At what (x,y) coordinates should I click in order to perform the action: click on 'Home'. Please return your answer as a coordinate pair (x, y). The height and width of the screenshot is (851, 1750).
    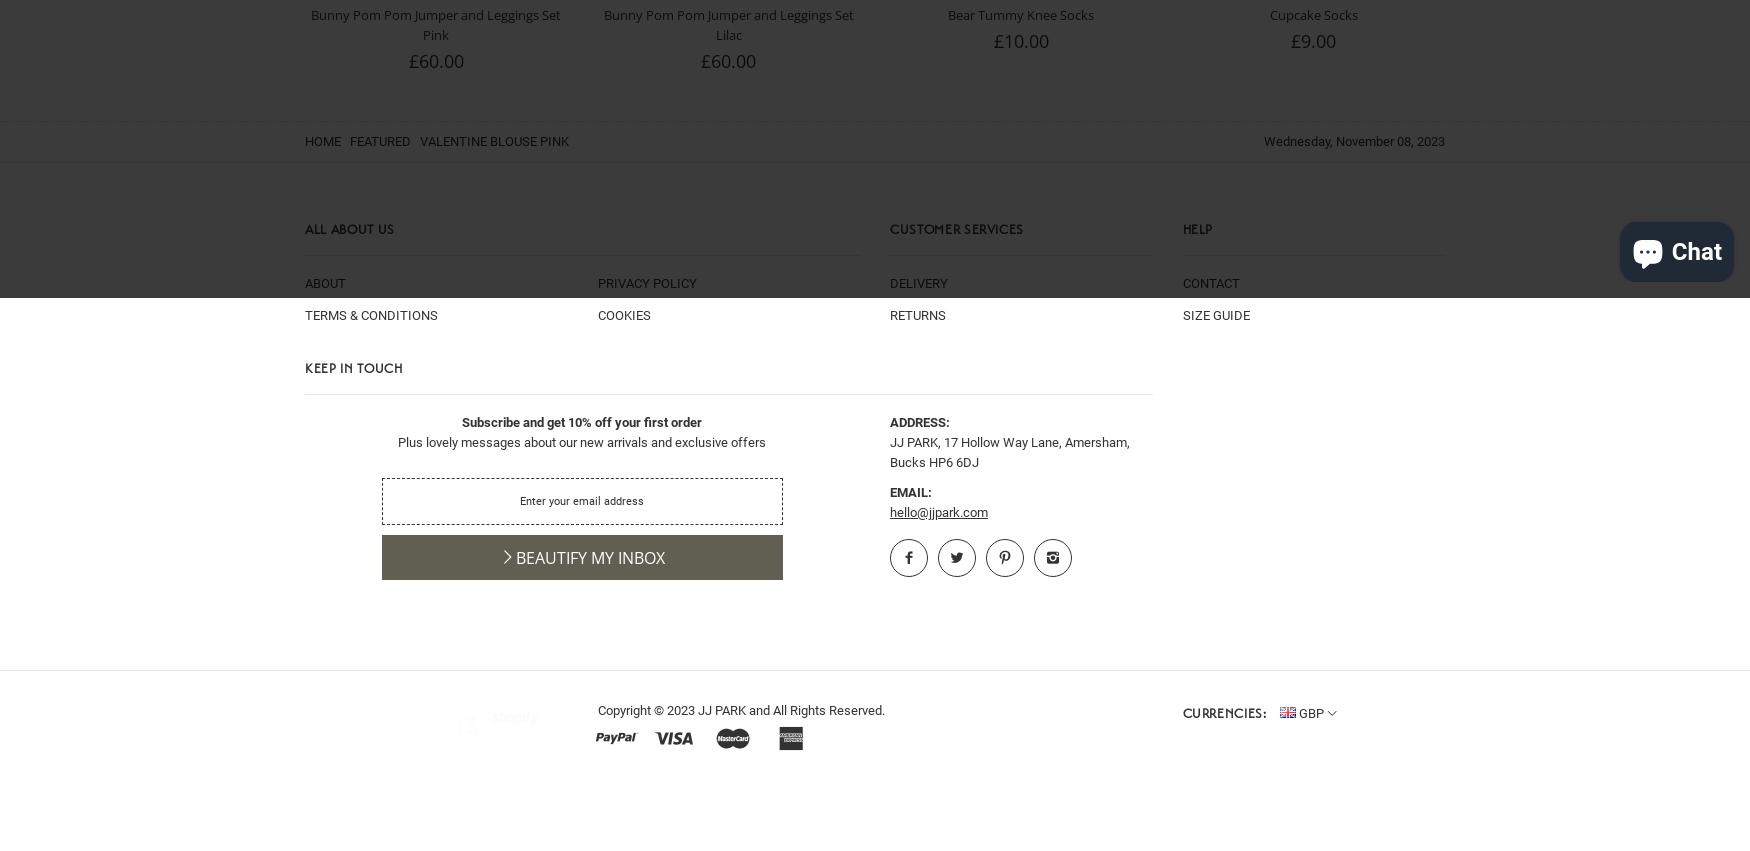
    Looking at the image, I should click on (324, 141).